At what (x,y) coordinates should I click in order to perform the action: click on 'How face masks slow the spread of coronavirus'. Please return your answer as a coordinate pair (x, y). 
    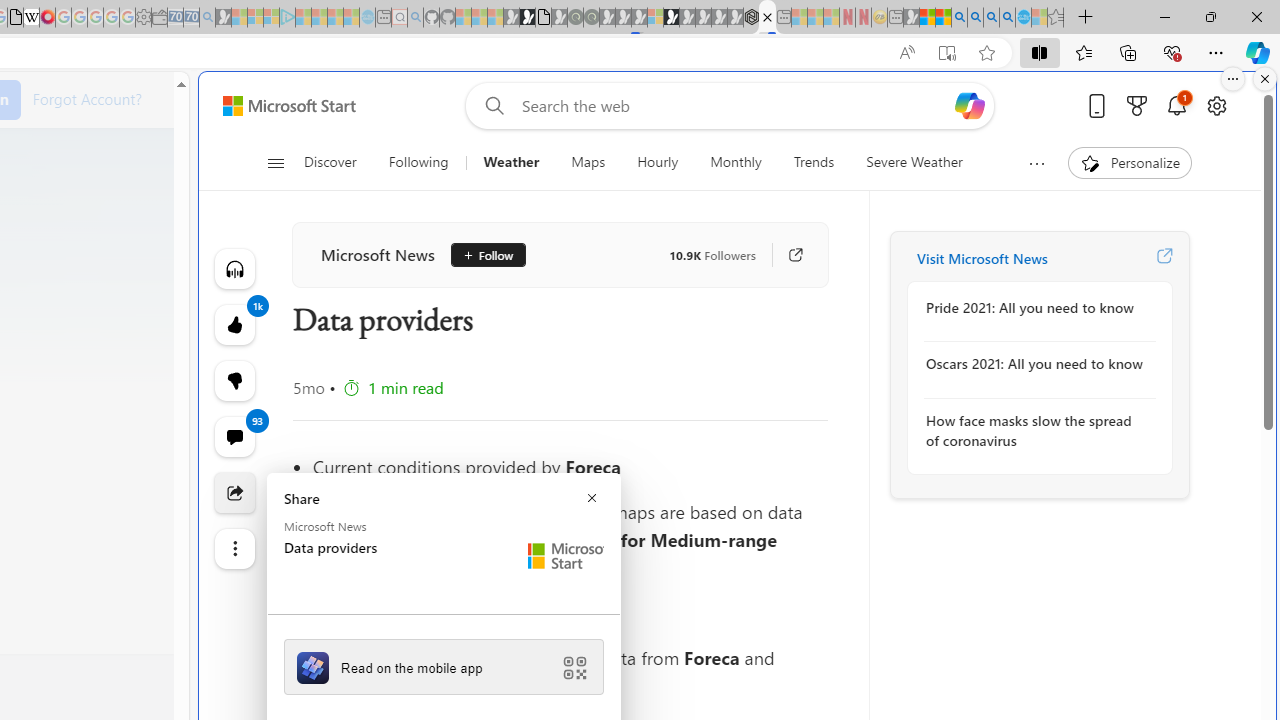
    Looking at the image, I should click on (1034, 429).